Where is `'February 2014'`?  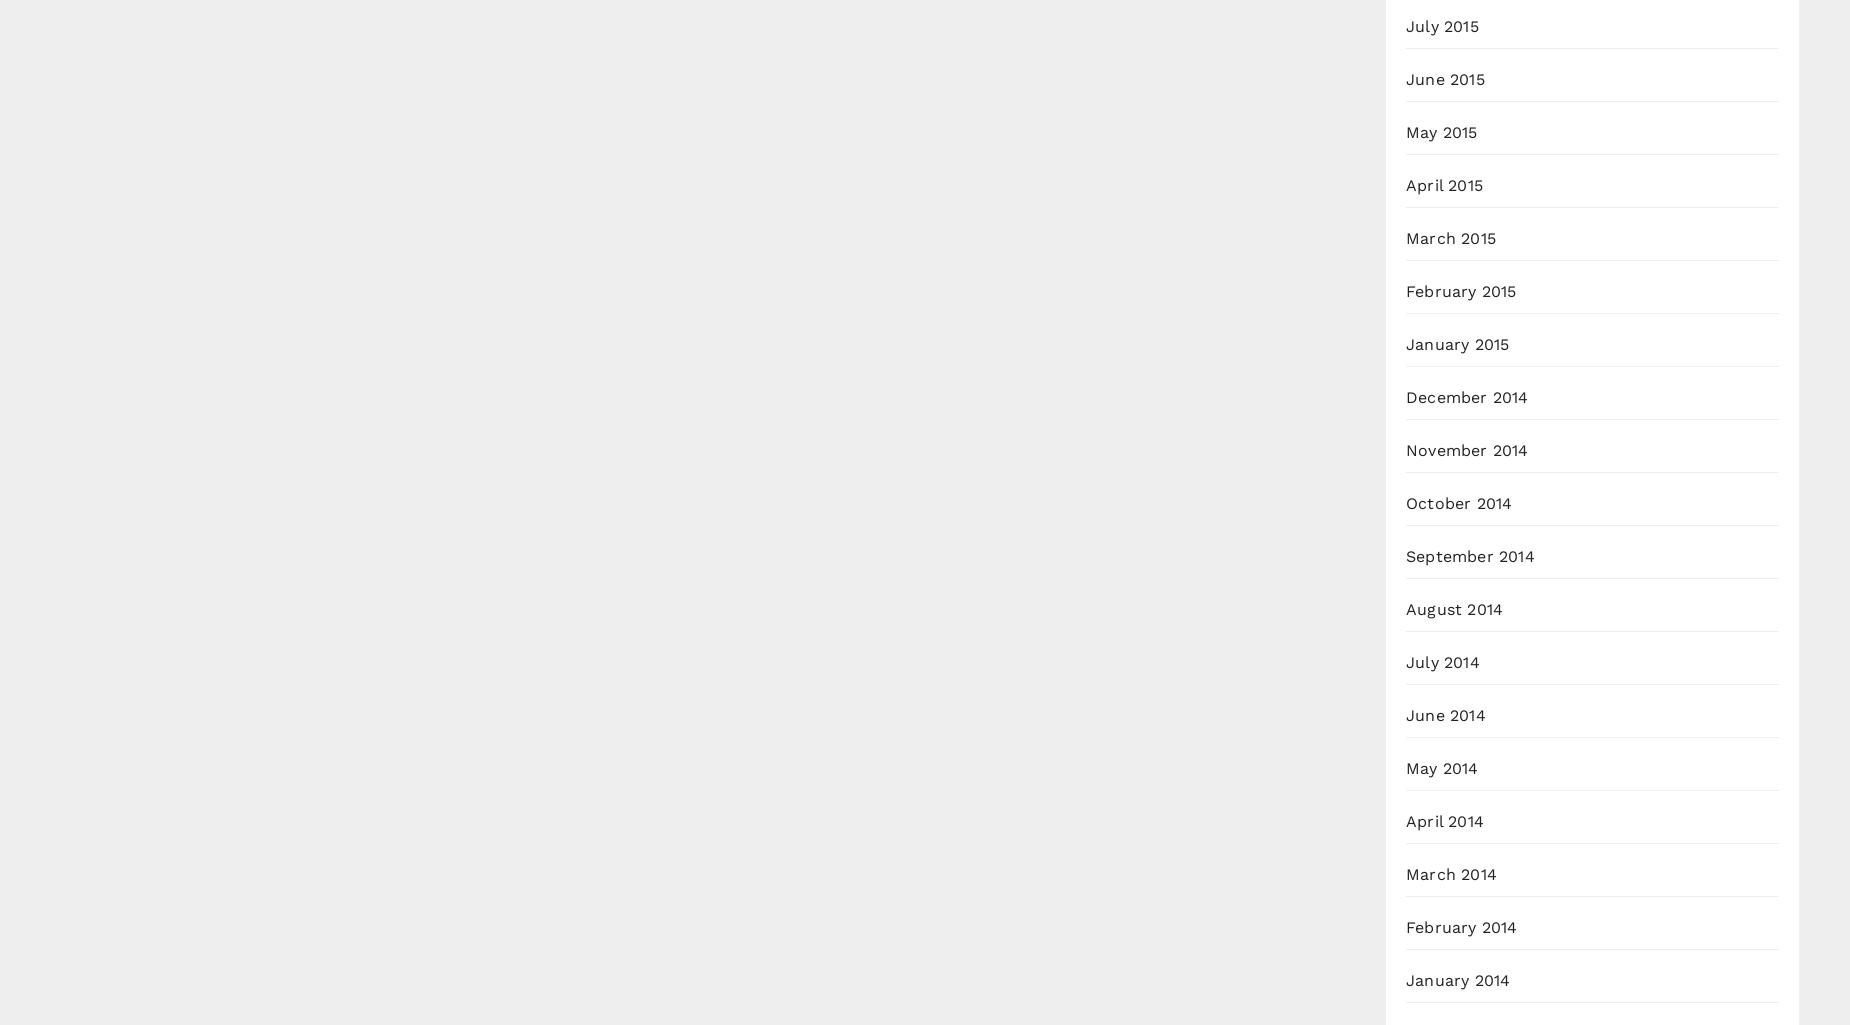
'February 2014' is located at coordinates (1461, 926).